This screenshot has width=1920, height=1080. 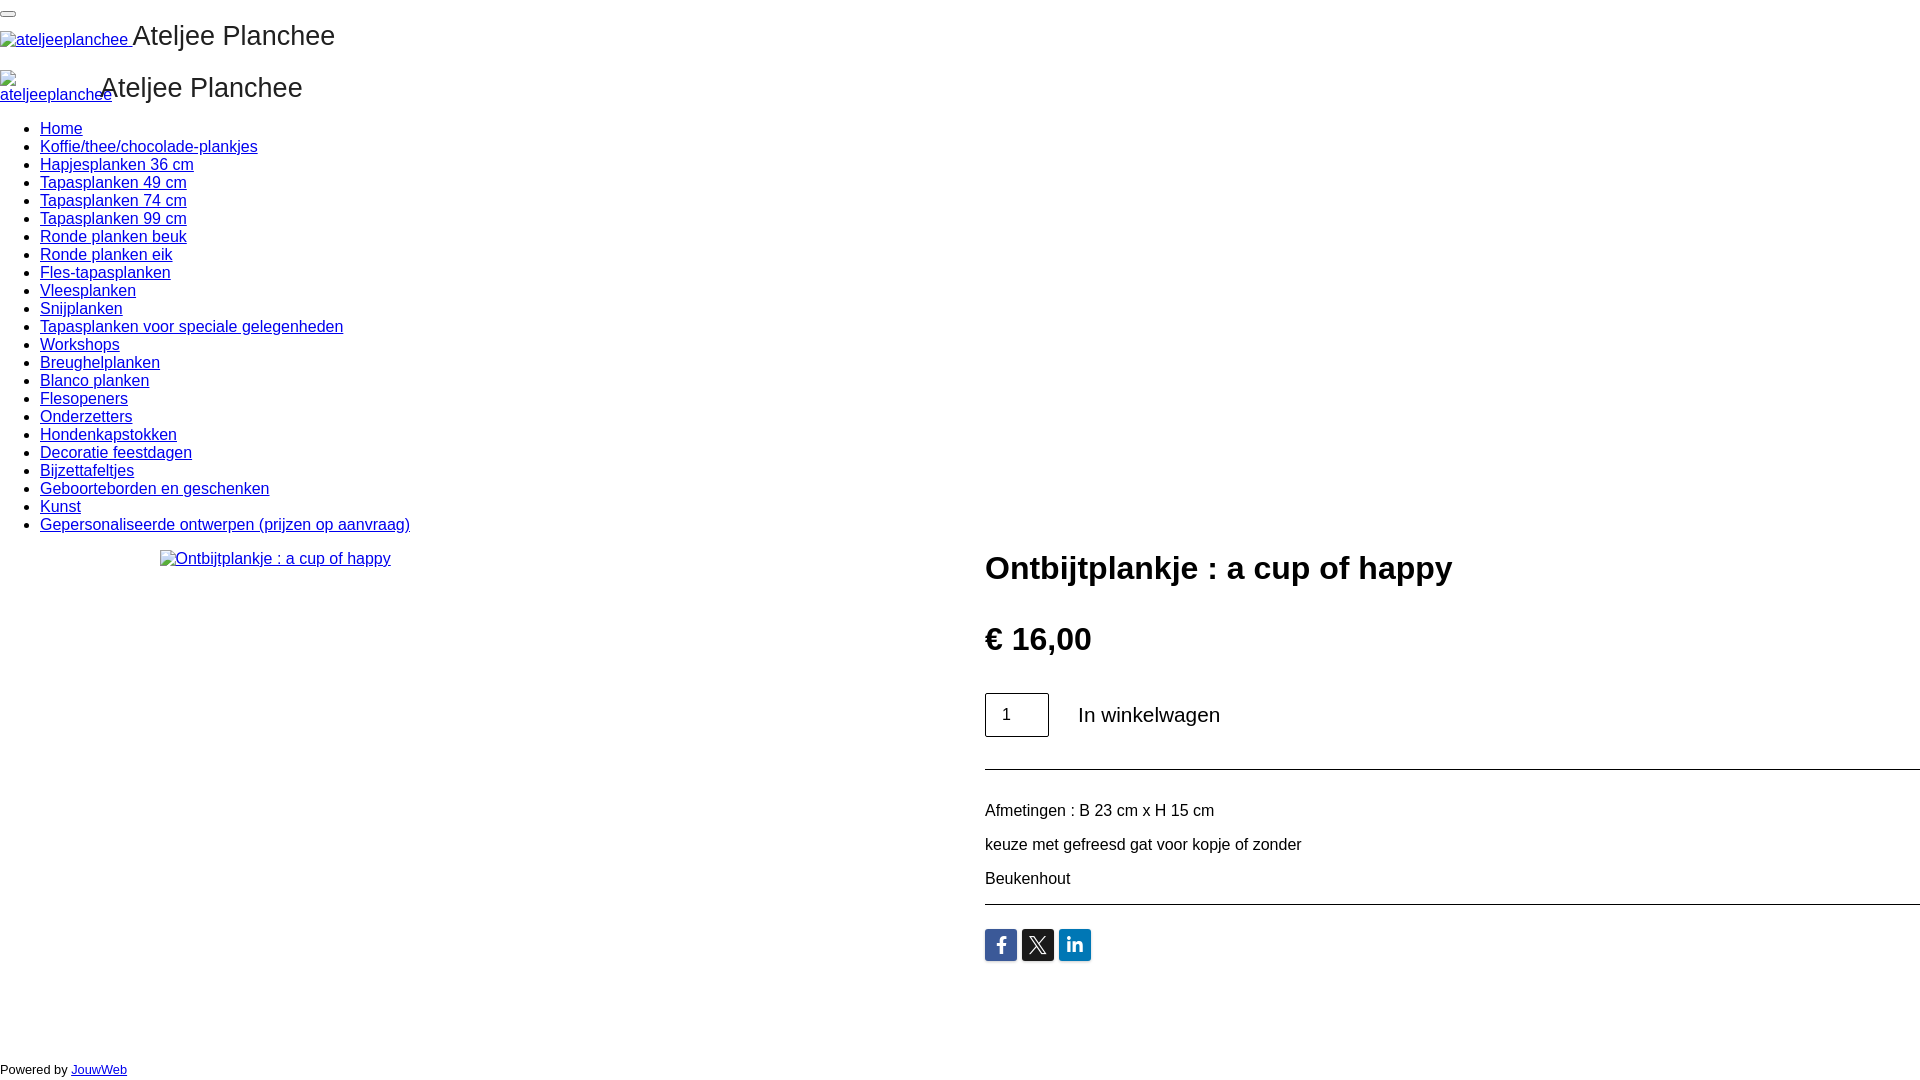 What do you see at coordinates (225, 523) in the screenshot?
I see `'Gepersonaliseerde ontwerpen (prijzen op aanvraag)'` at bounding box center [225, 523].